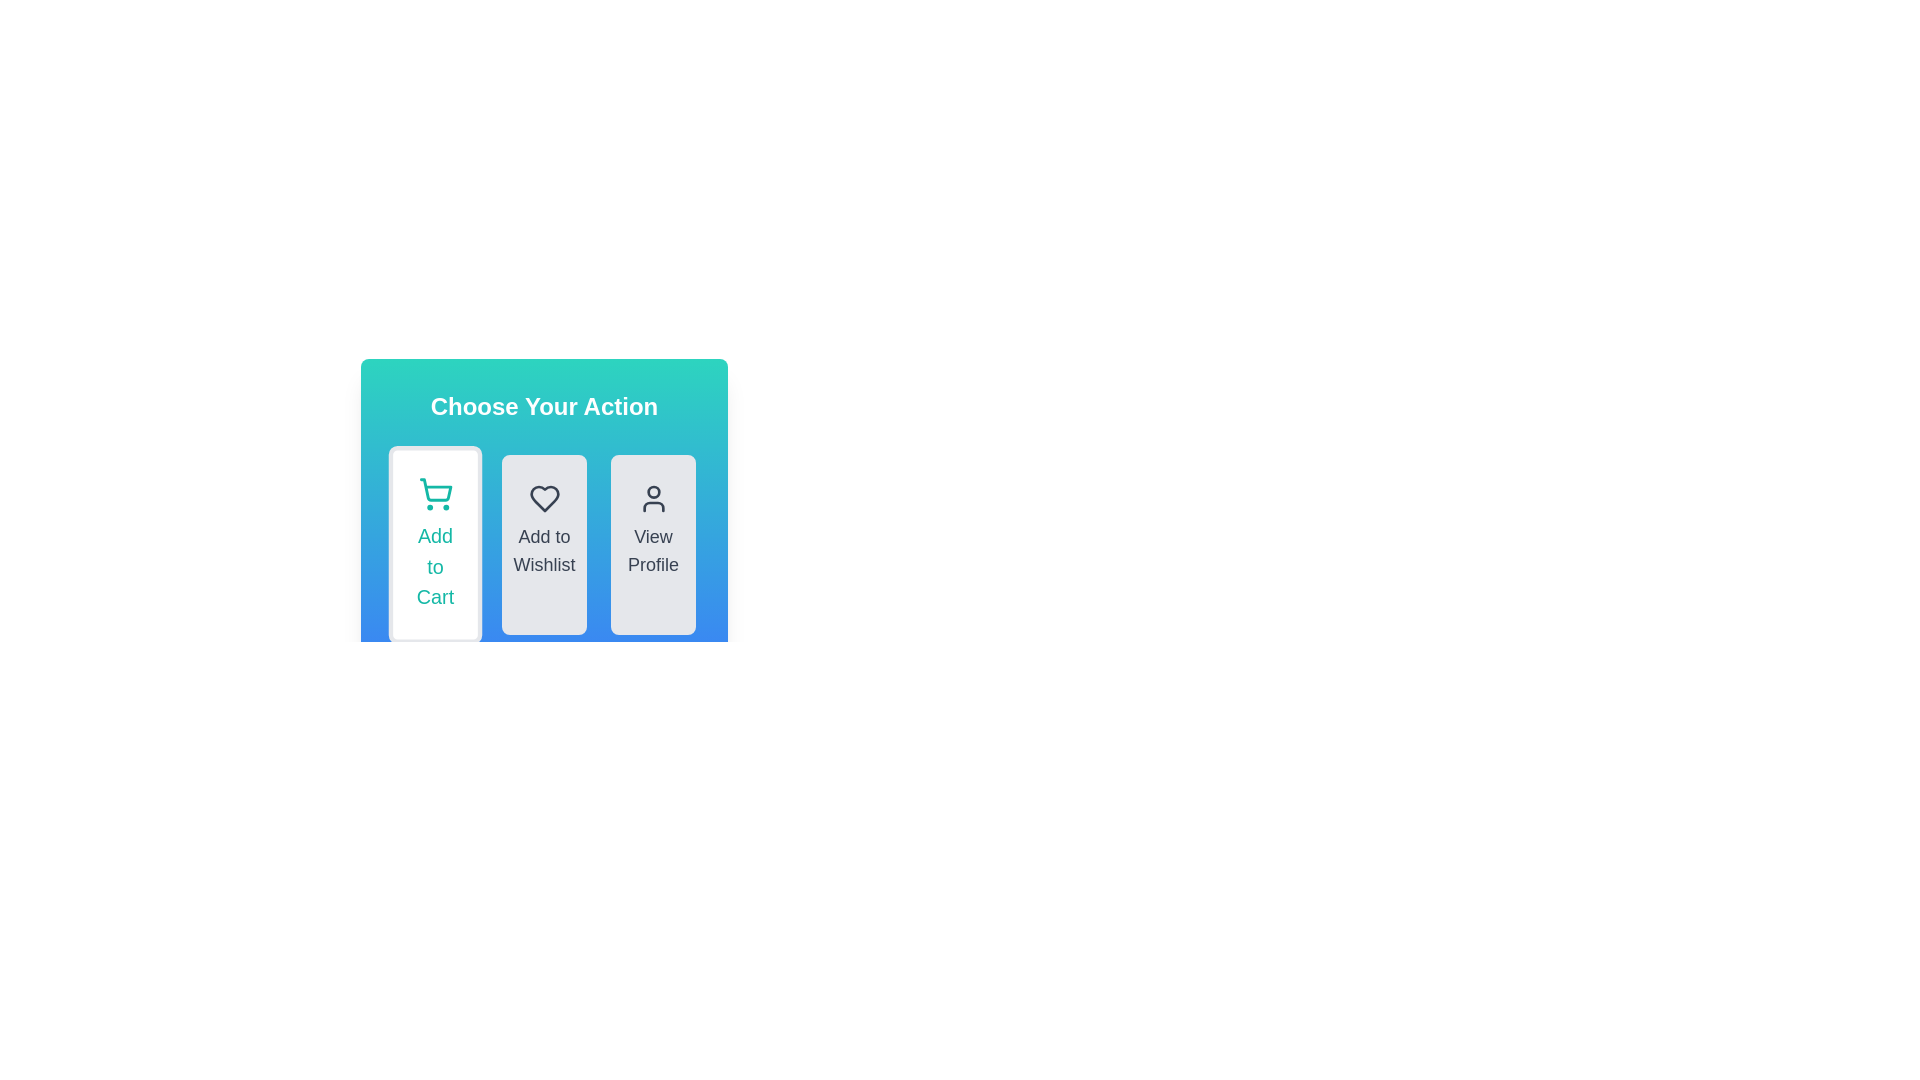 The height and width of the screenshot is (1080, 1920). What do you see at coordinates (434, 544) in the screenshot?
I see `the 'Add to Cart' button located in the left-most column of the grid layout` at bounding box center [434, 544].